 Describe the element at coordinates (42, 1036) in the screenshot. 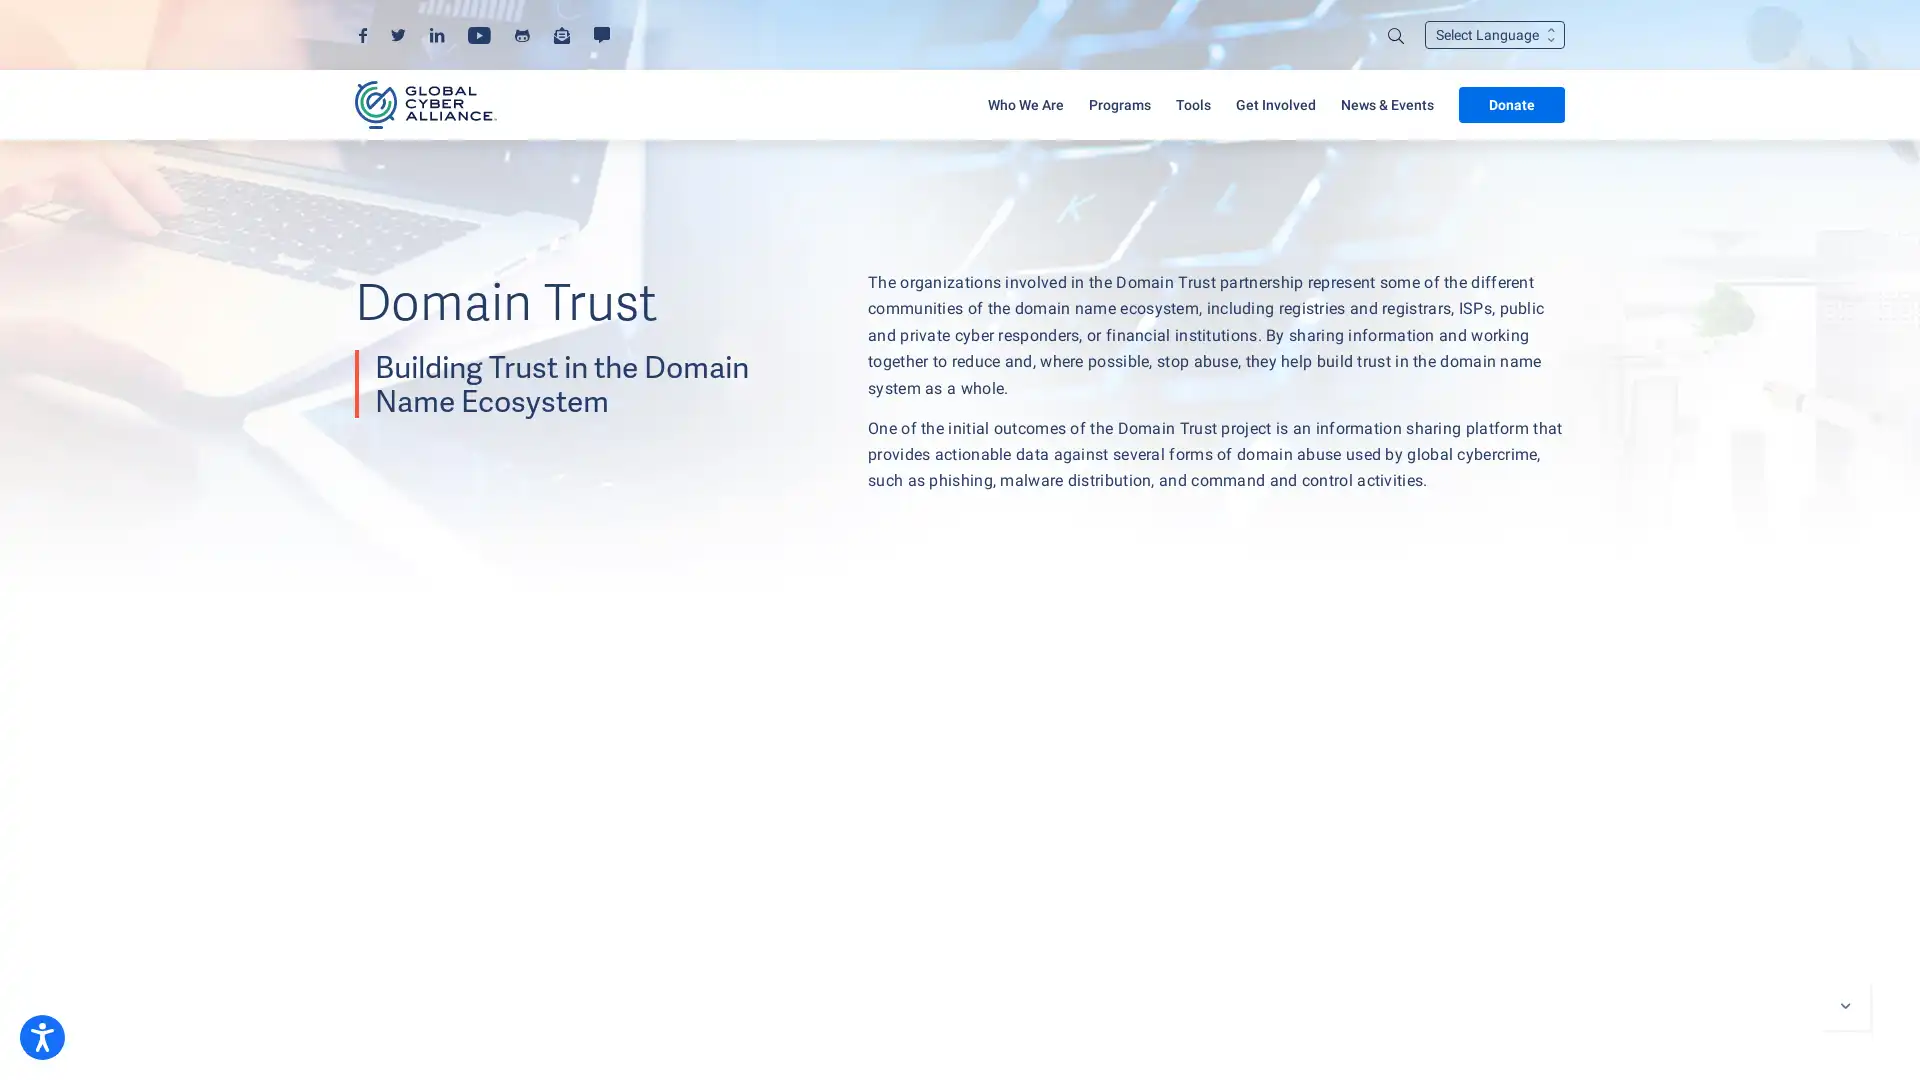

I see `Open accessibility options, statement and help` at that location.